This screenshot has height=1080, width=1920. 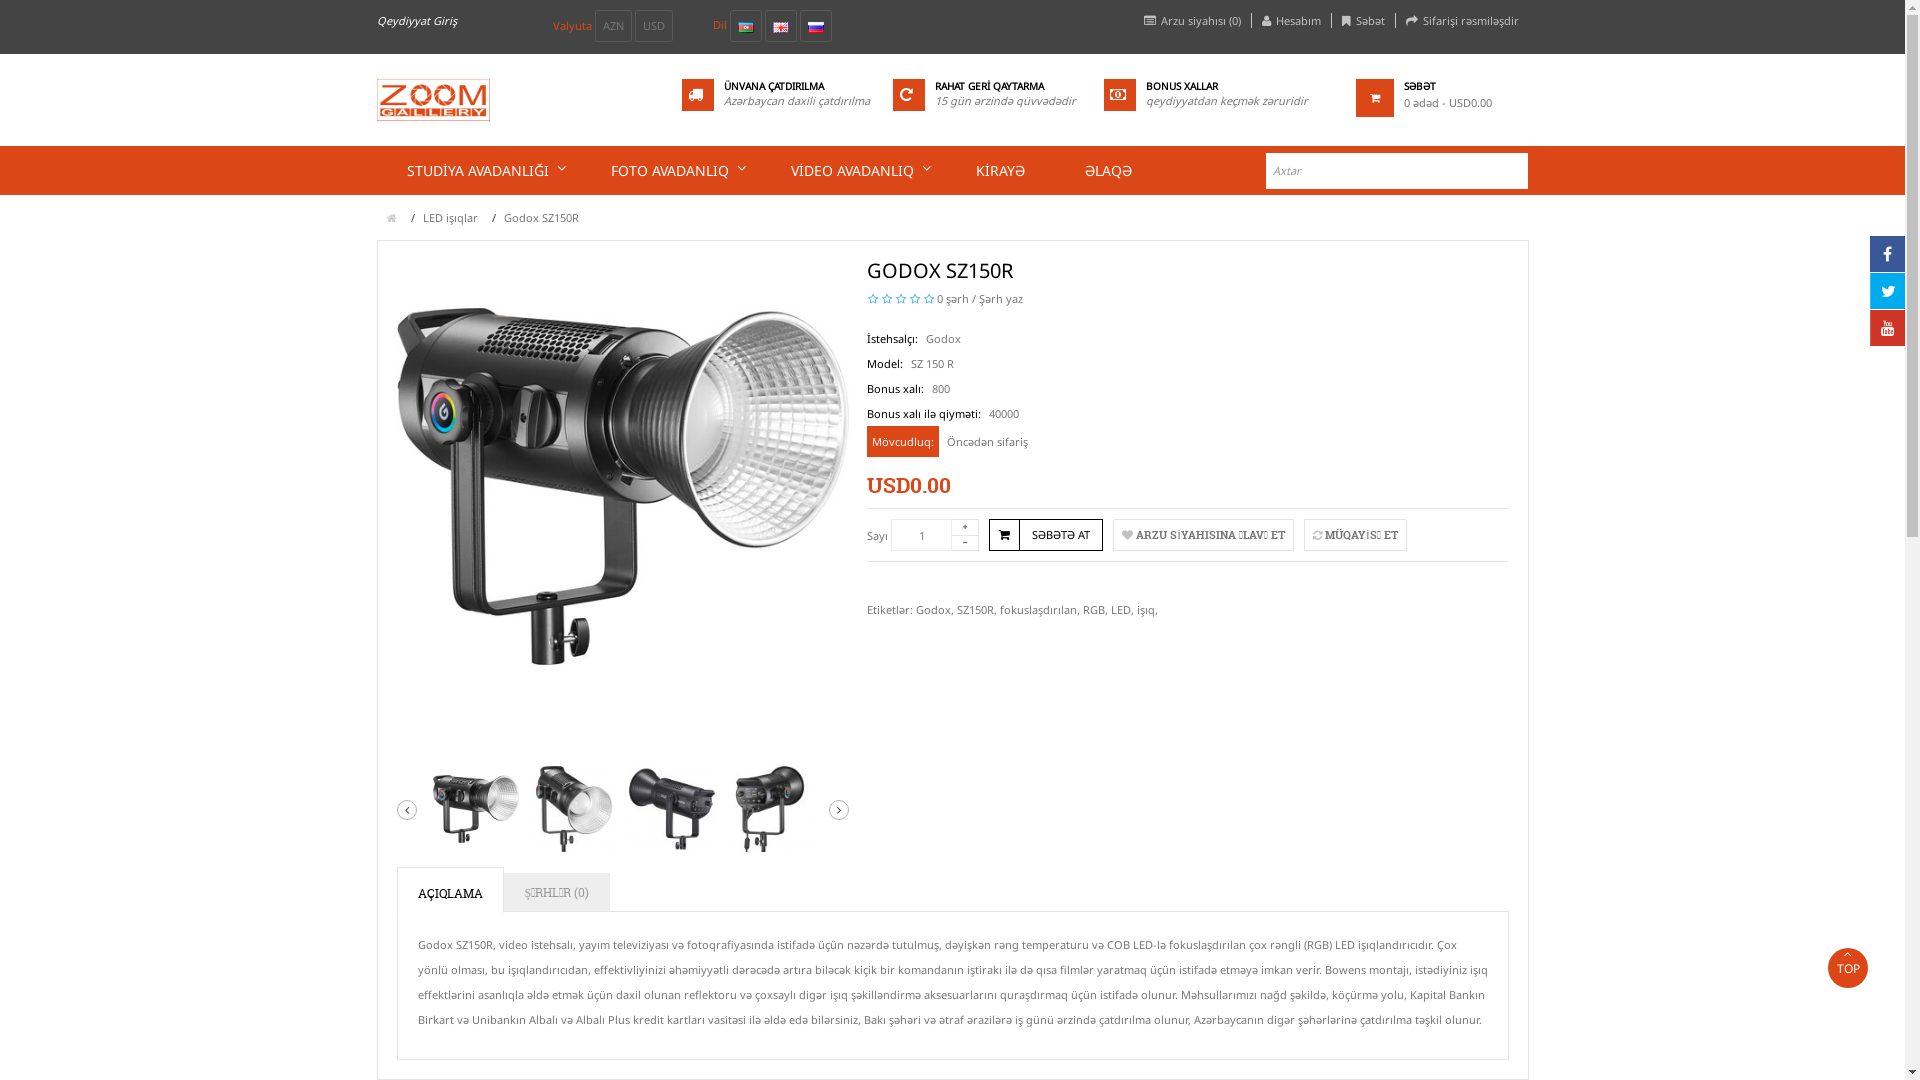 I want to click on 'SZ150R', so click(x=955, y=608).